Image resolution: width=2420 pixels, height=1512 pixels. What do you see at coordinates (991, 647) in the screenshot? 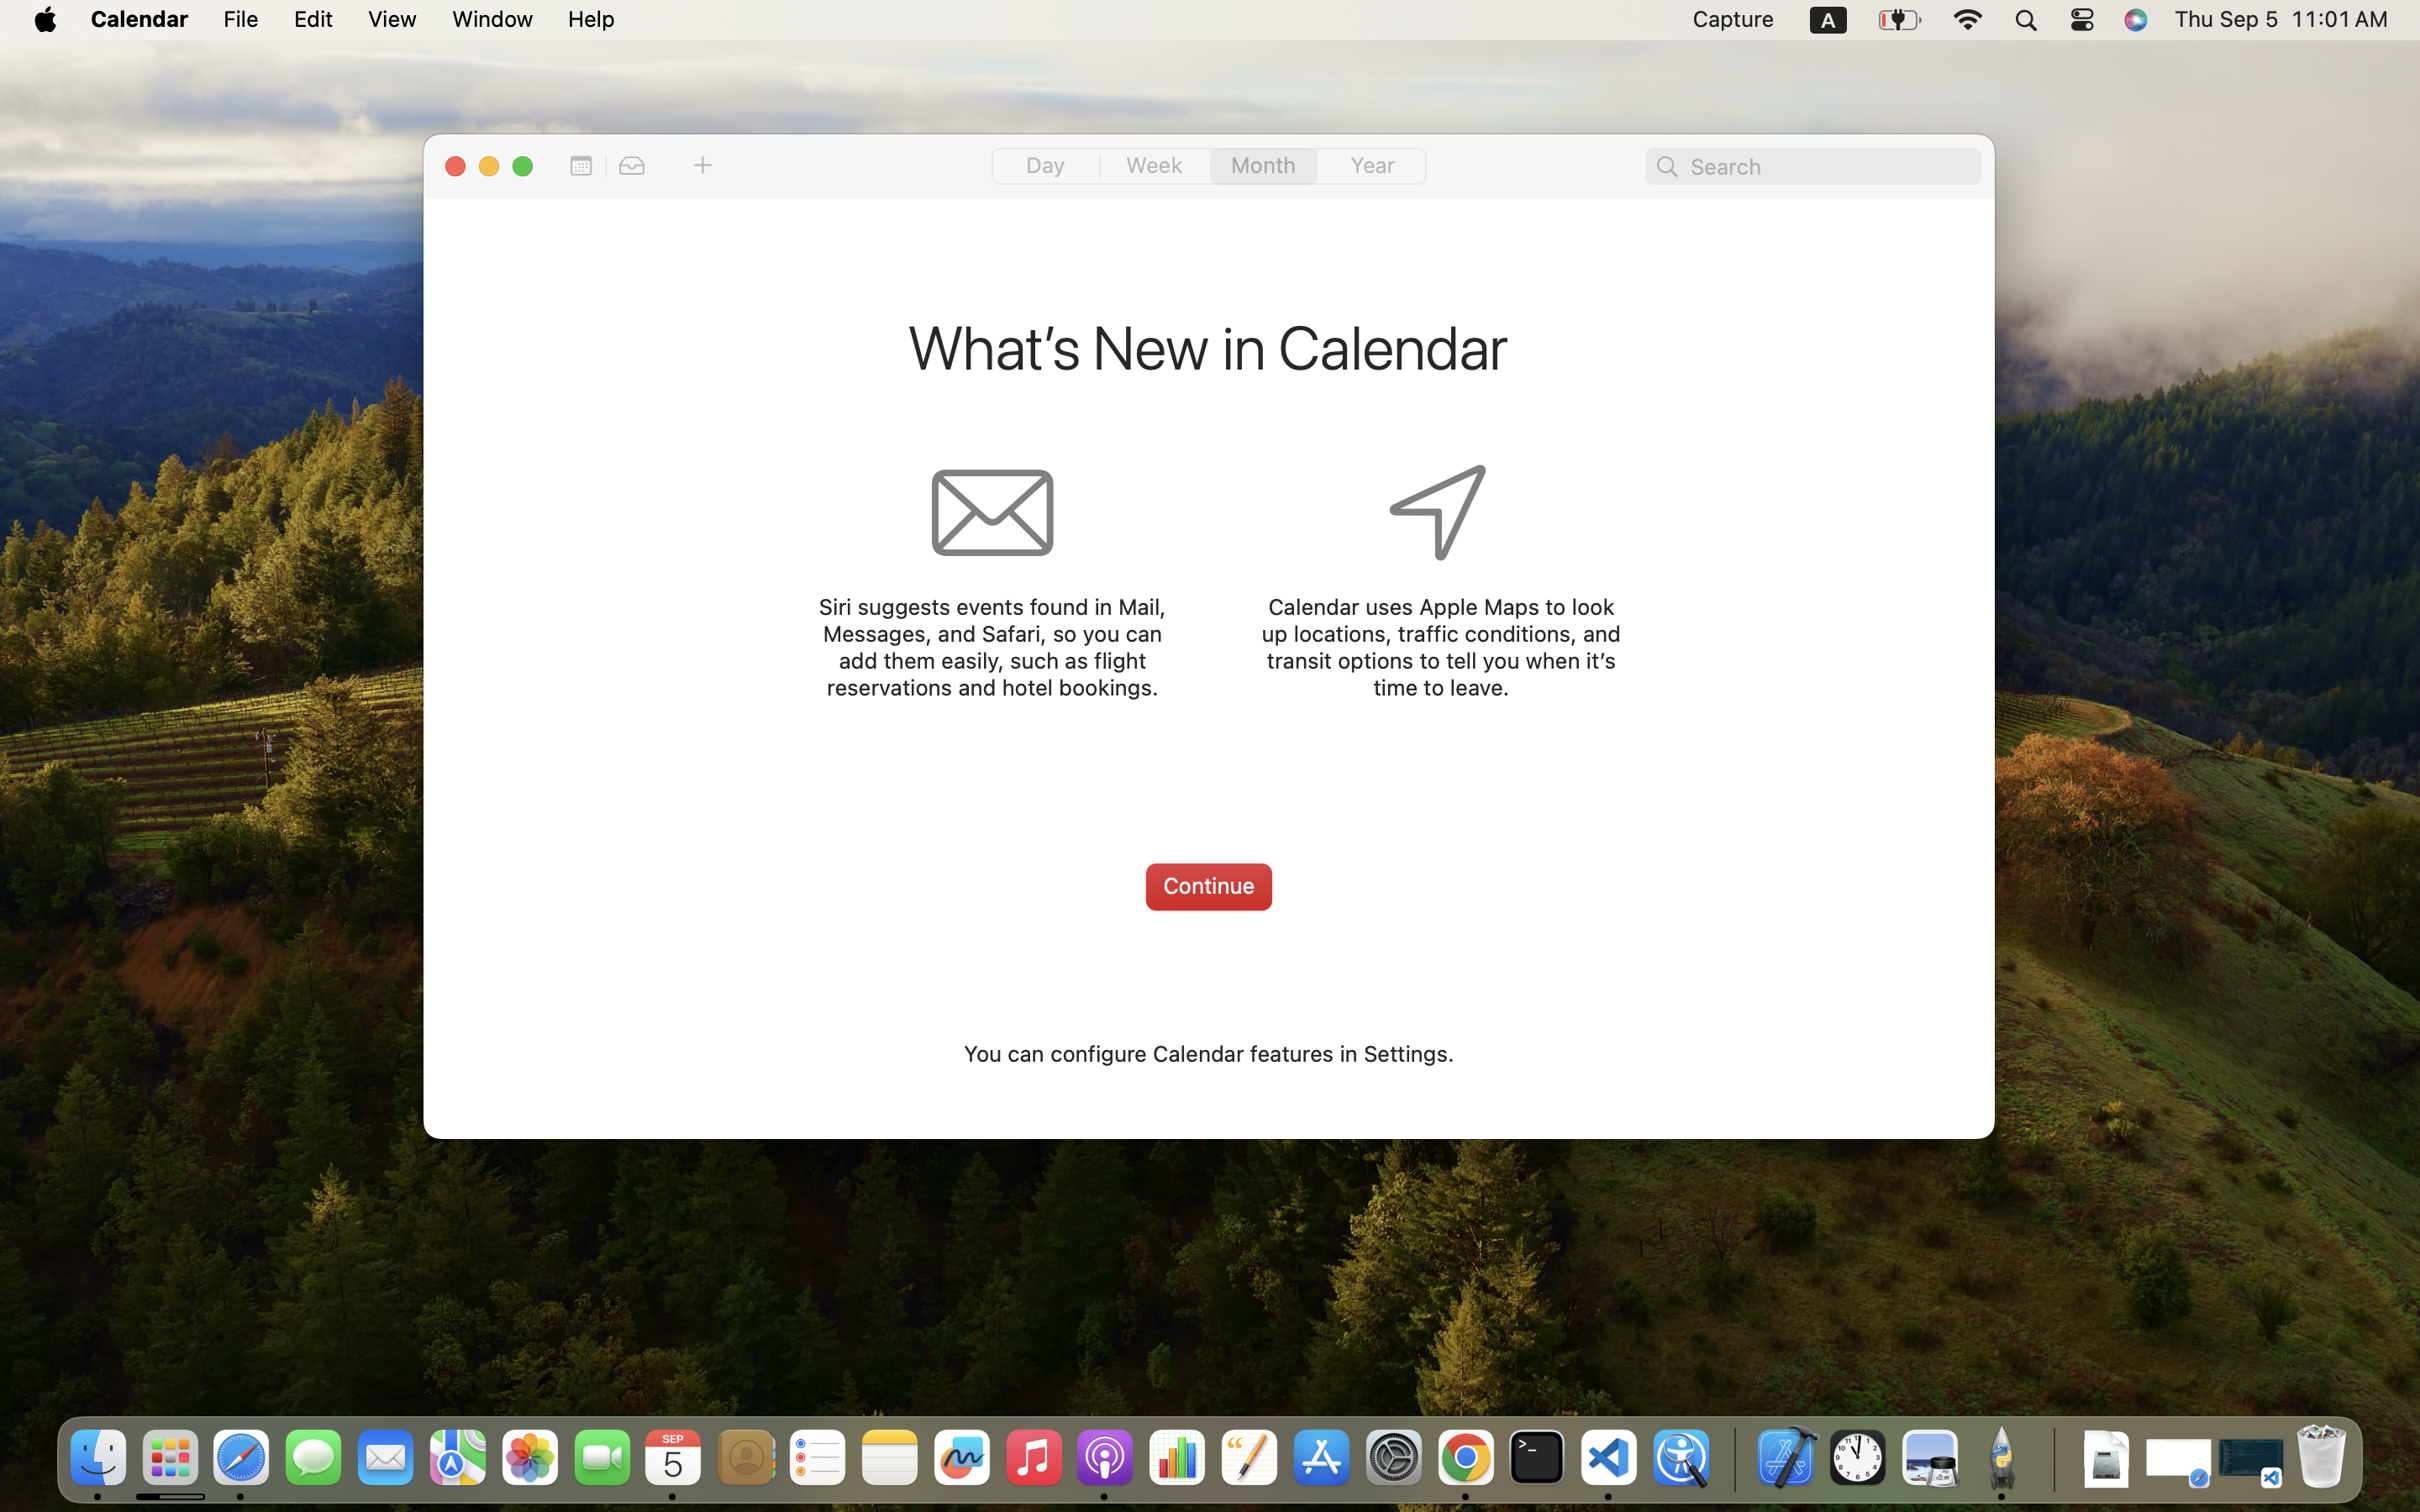
I see `'Siri suggests events found in Mail, Messages, and Safari, so you can add them easily, such as flight reservations and hotel bookings.'` at bounding box center [991, 647].